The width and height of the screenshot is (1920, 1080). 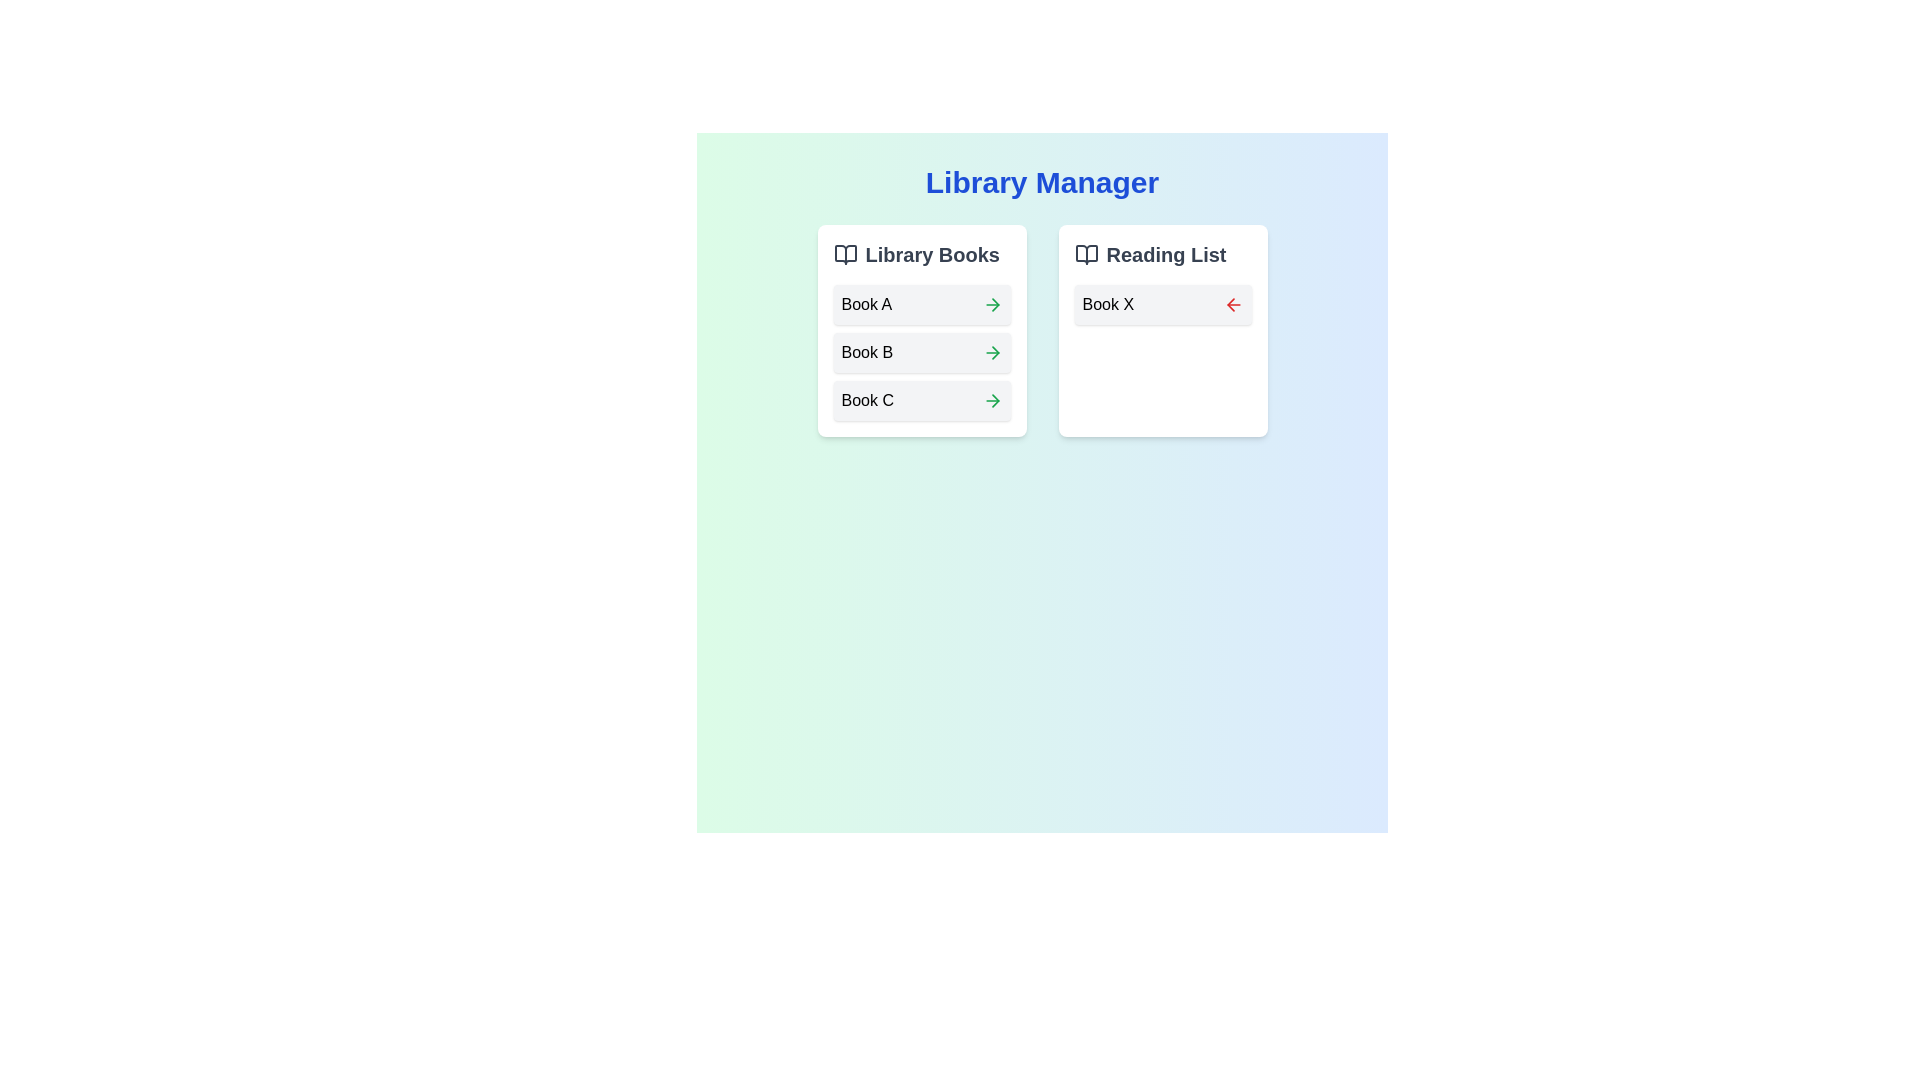 What do you see at coordinates (866, 304) in the screenshot?
I see `the text label that identifies a book item in the 'Library Books' section, positioned above 'Book B' and 'Book C'` at bounding box center [866, 304].